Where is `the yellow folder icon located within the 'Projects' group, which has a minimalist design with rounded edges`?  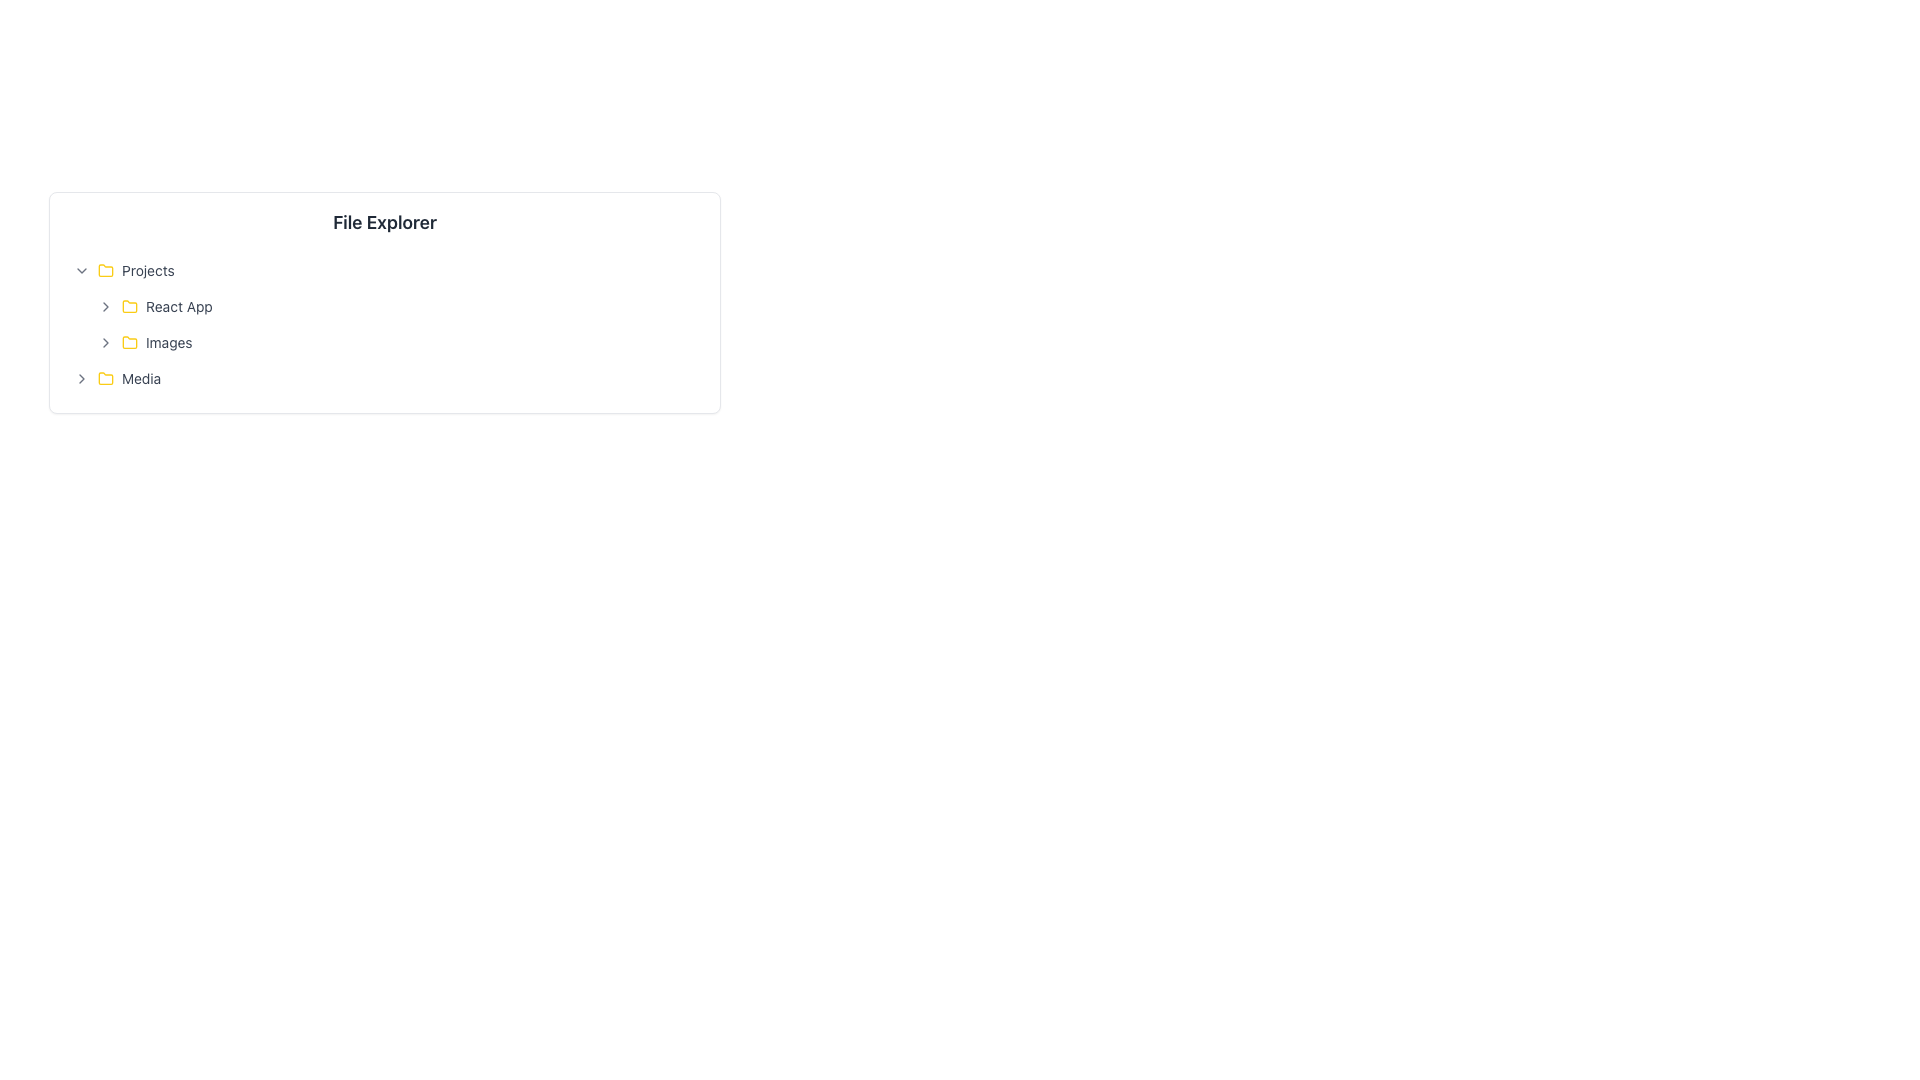 the yellow folder icon located within the 'Projects' group, which has a minimalist design with rounded edges is located at coordinates (104, 270).